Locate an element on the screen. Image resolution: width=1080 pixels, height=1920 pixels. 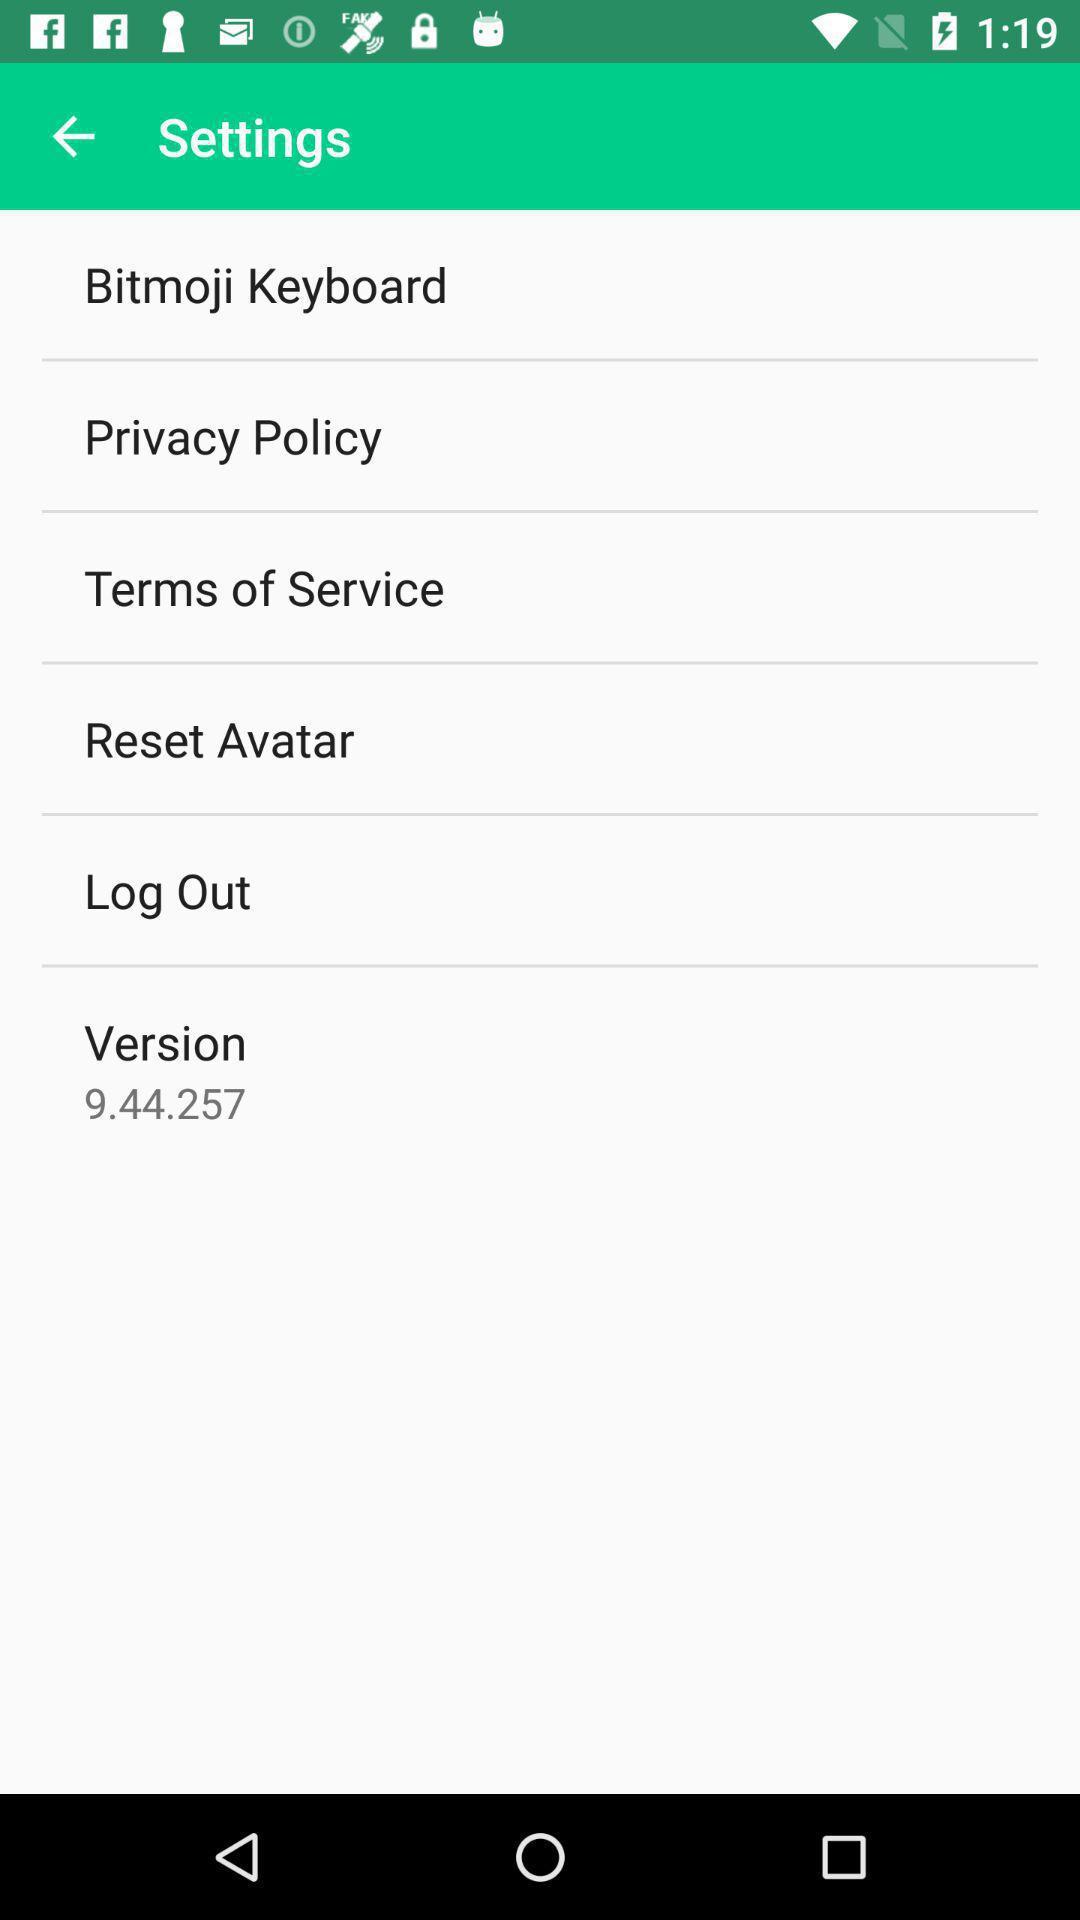
terms of service is located at coordinates (263, 586).